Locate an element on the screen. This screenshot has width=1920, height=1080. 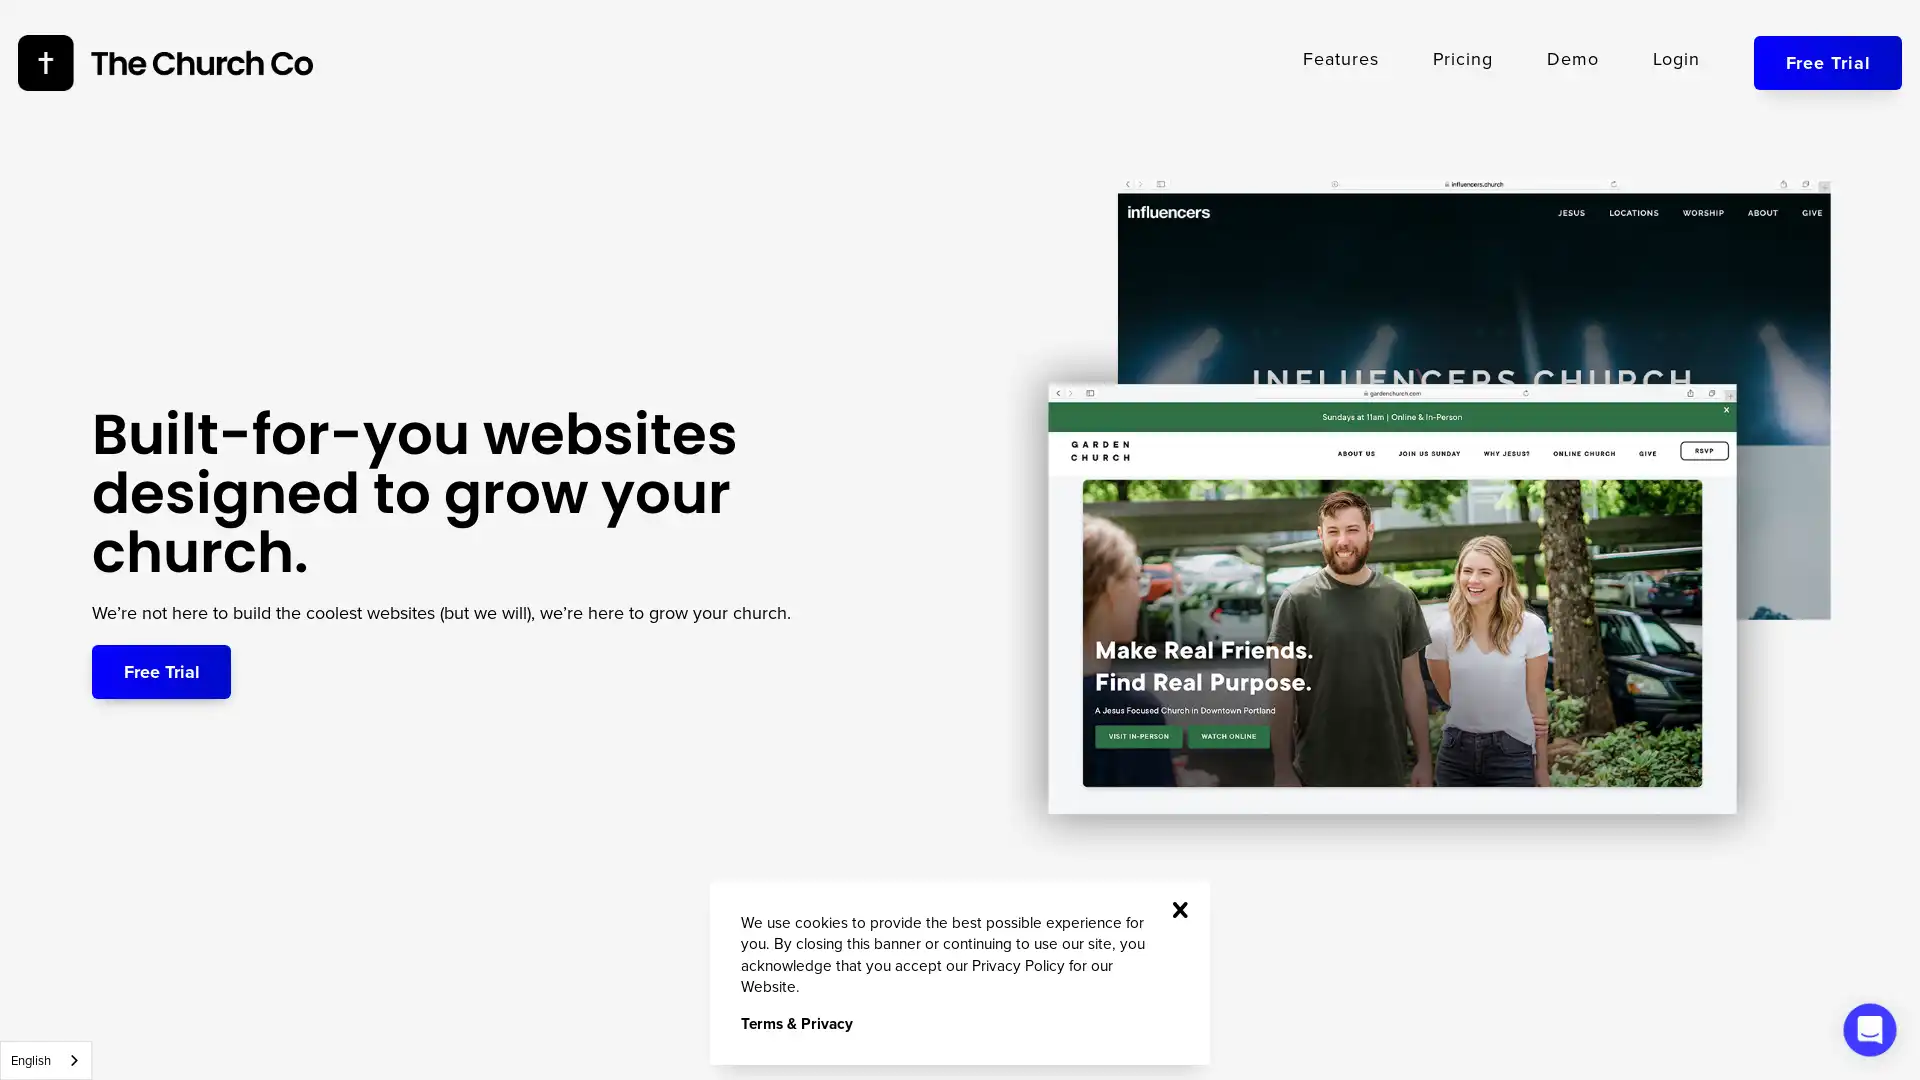
Open Intercom Messenger is located at coordinates (1869, 1029).